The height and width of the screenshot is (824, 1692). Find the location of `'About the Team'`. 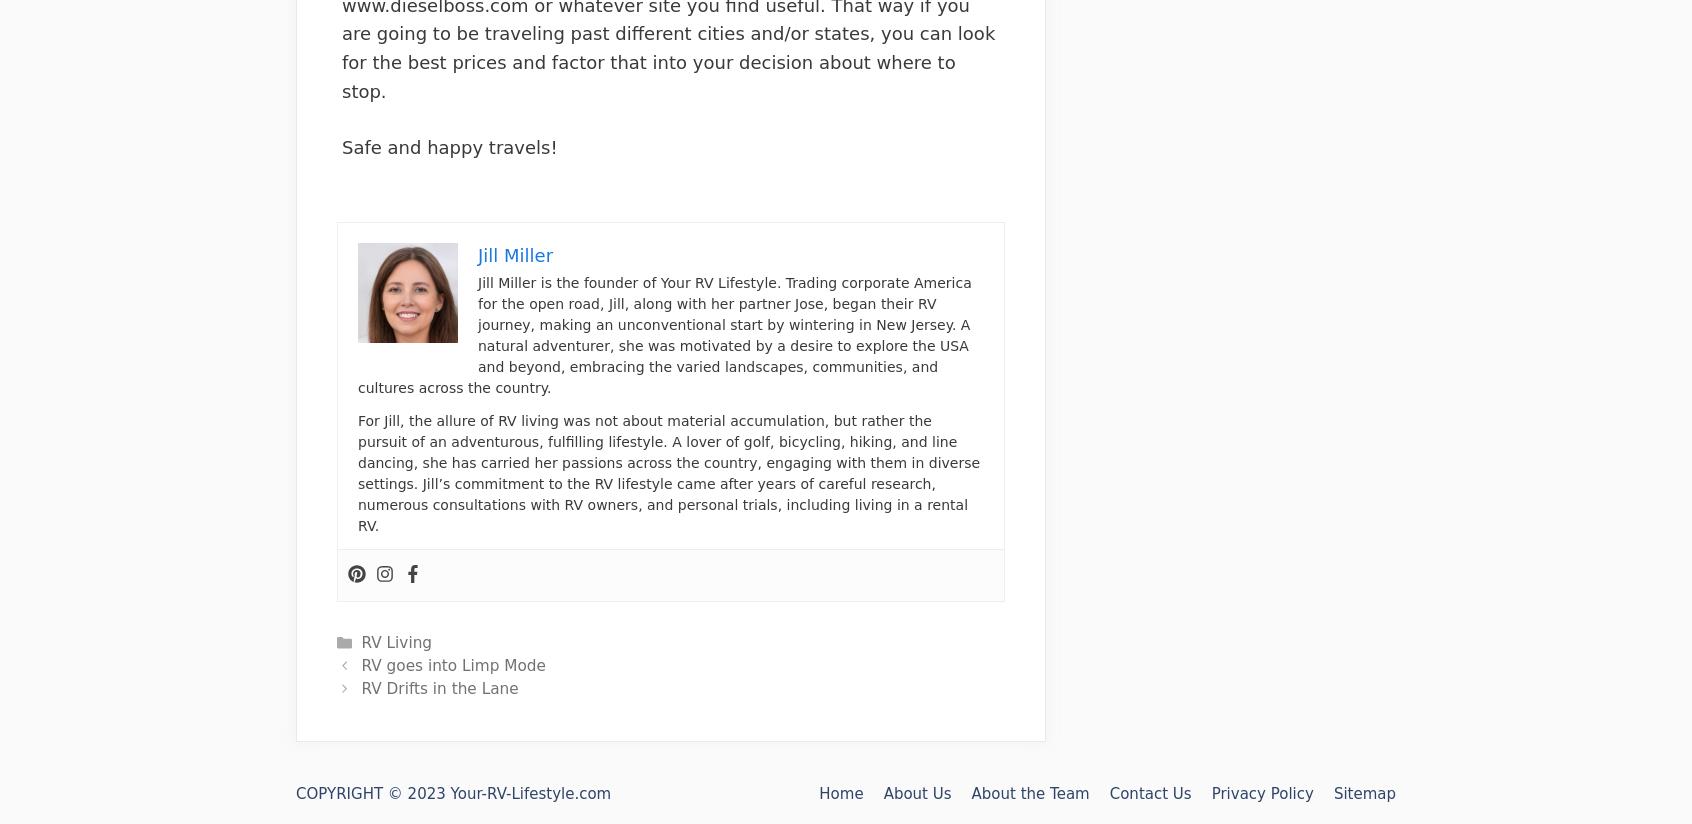

'About the Team' is located at coordinates (971, 794).